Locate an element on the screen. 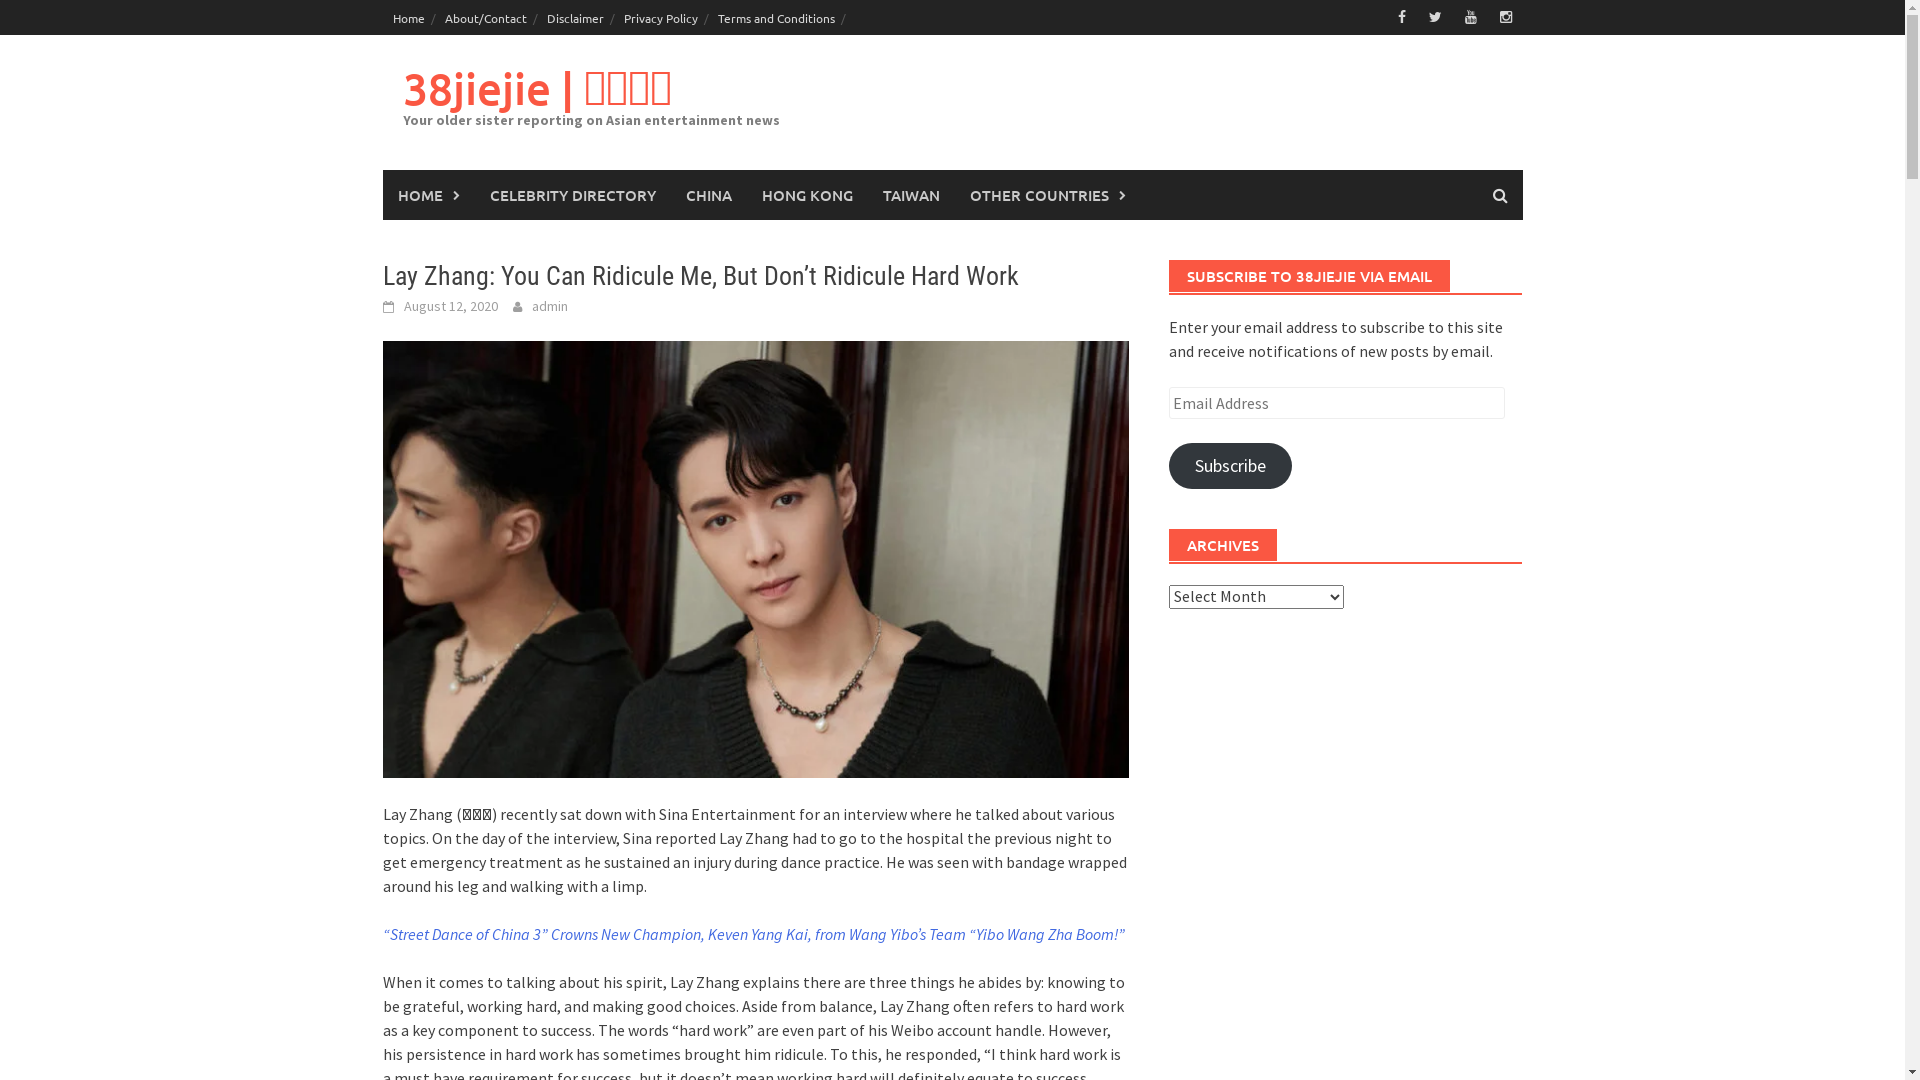  'Home' is located at coordinates (382, 17).